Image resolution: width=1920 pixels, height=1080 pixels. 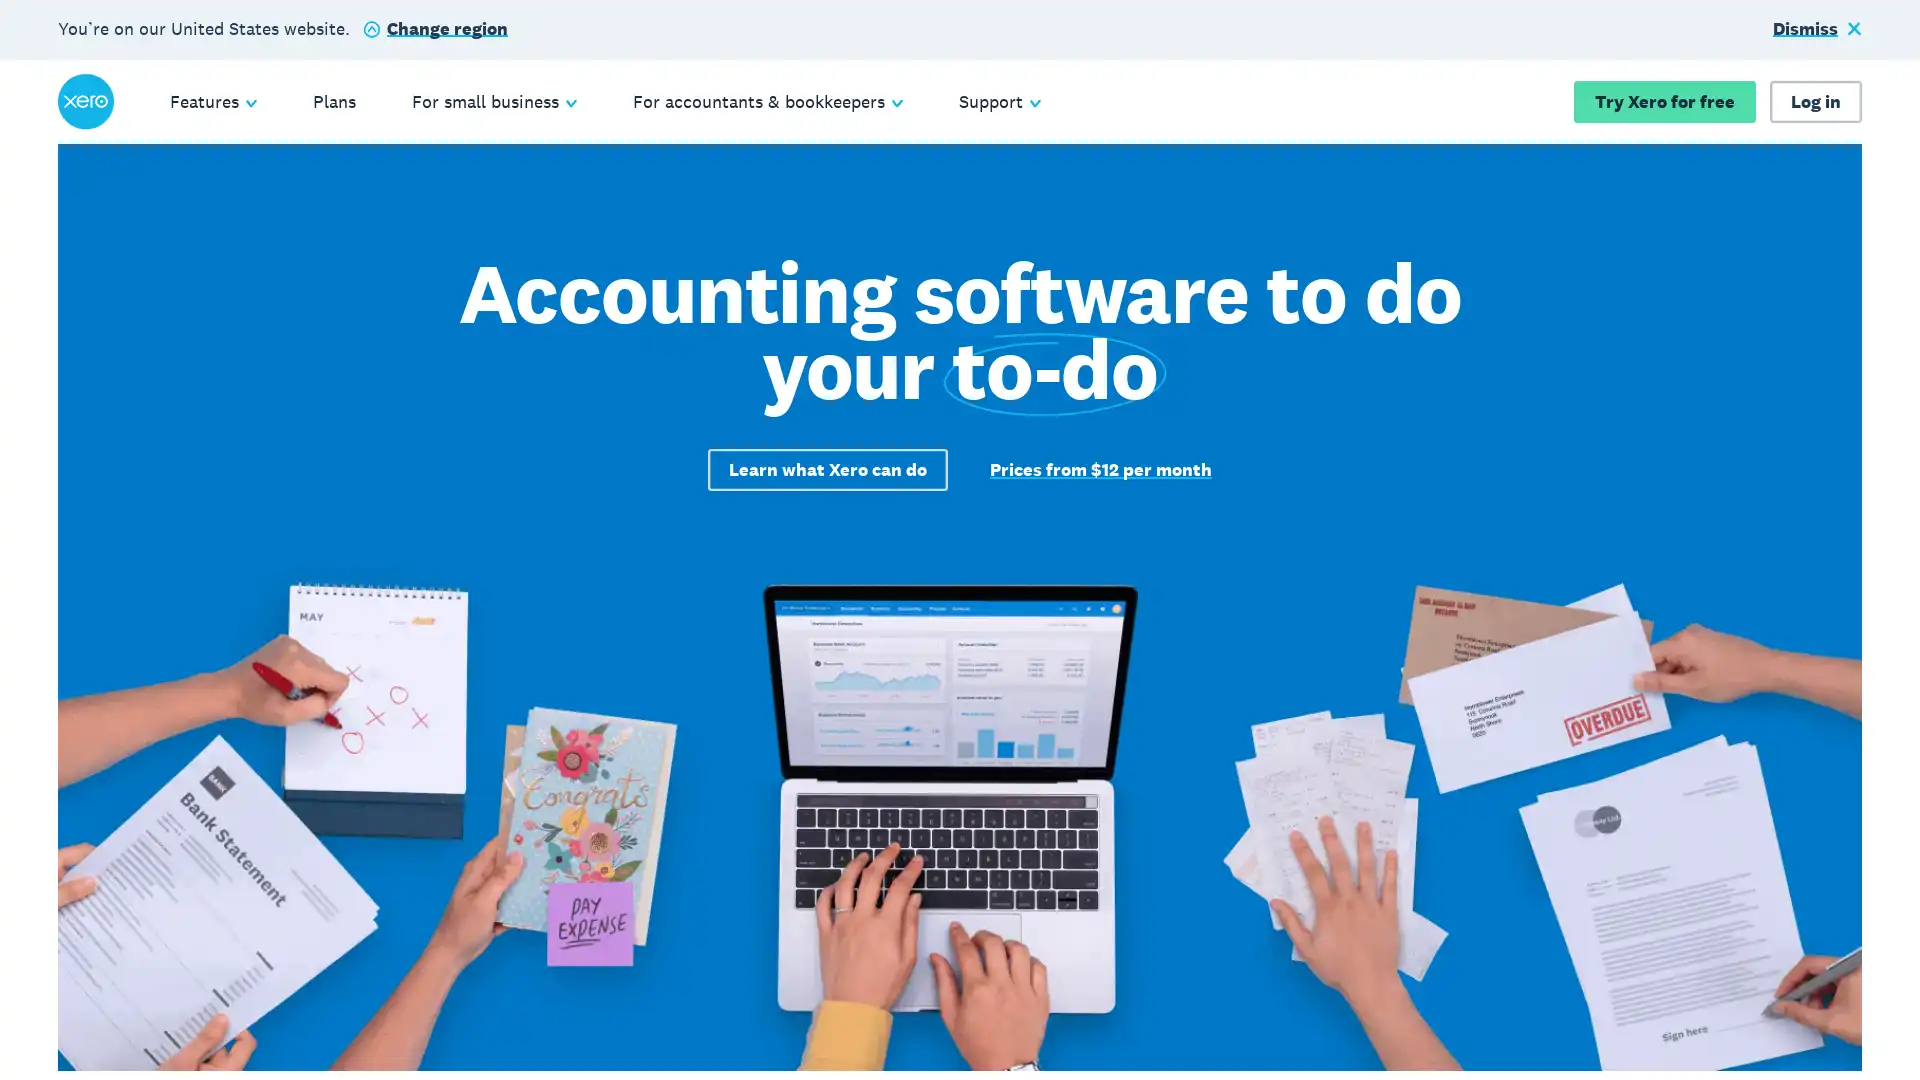 I want to click on Dismiss, so click(x=1817, y=30).